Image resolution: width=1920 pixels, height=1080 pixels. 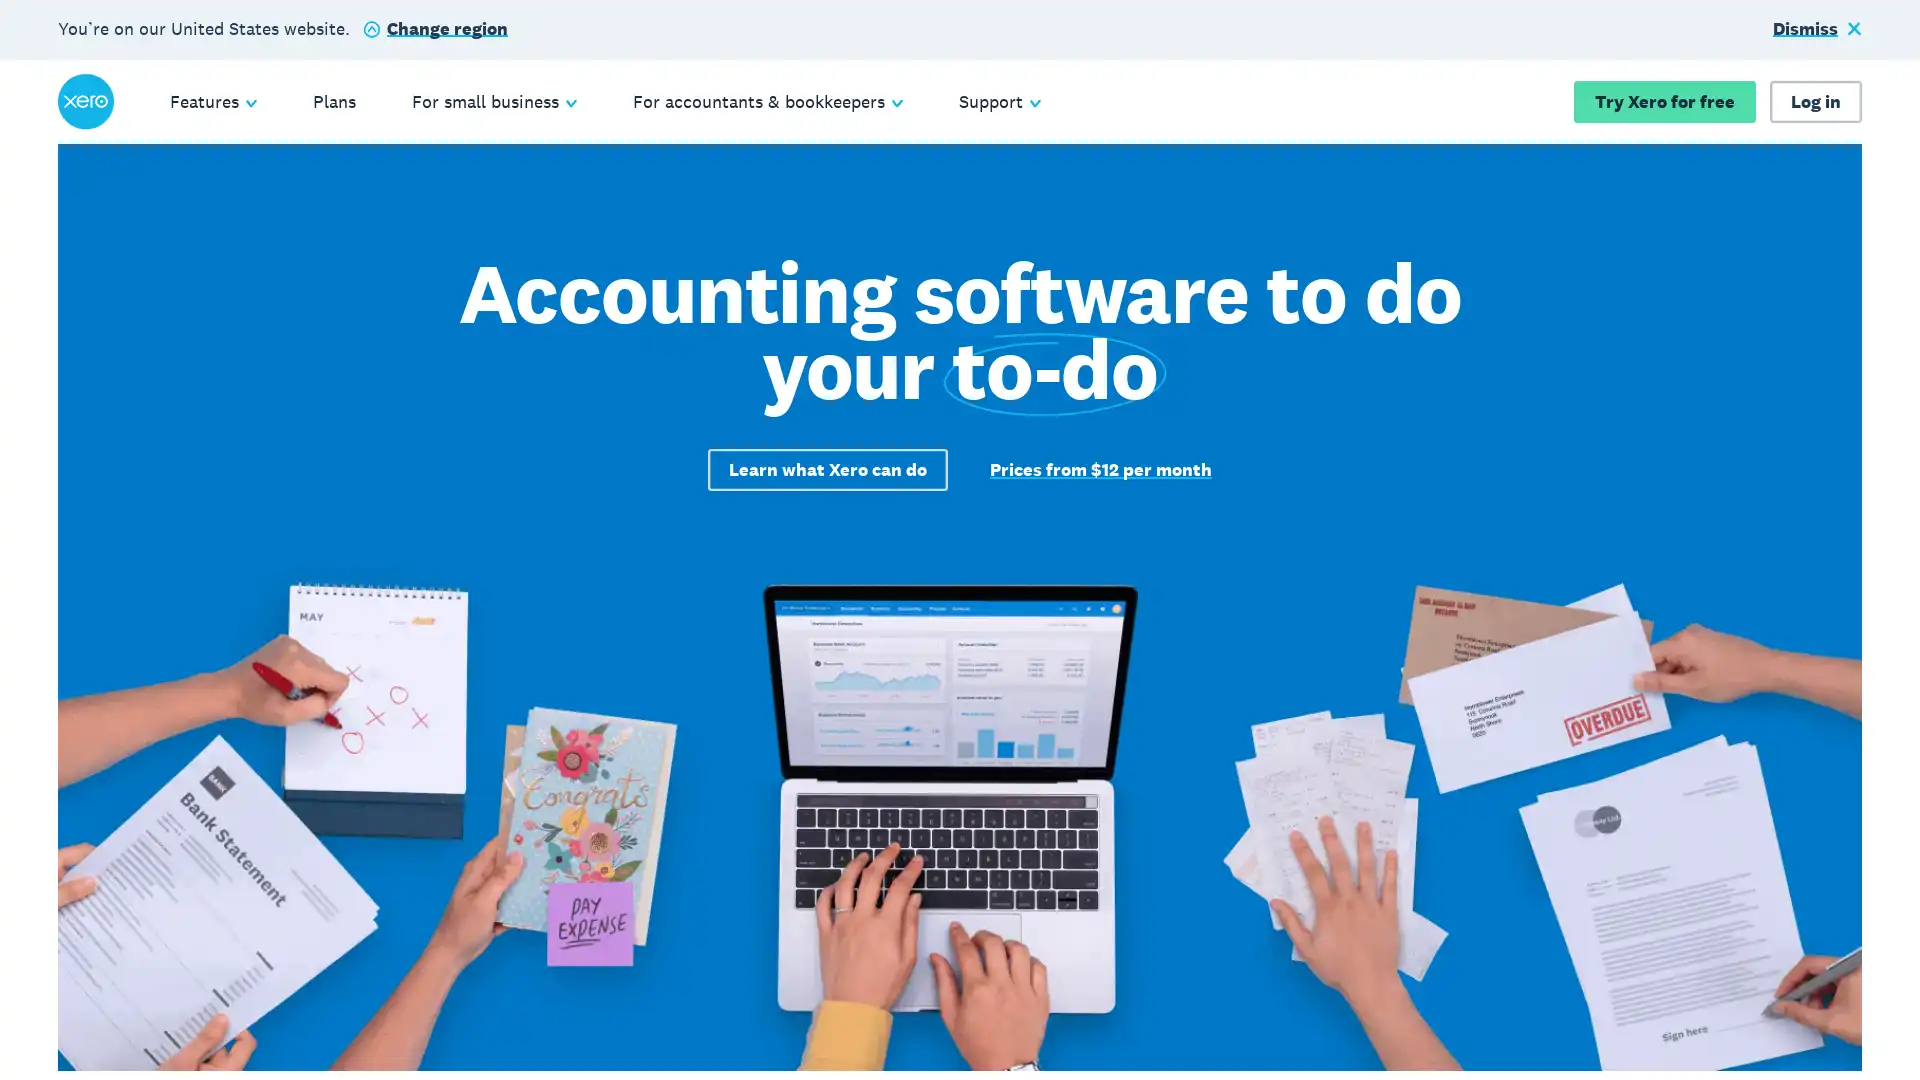 I want to click on Dismiss, so click(x=1817, y=30).